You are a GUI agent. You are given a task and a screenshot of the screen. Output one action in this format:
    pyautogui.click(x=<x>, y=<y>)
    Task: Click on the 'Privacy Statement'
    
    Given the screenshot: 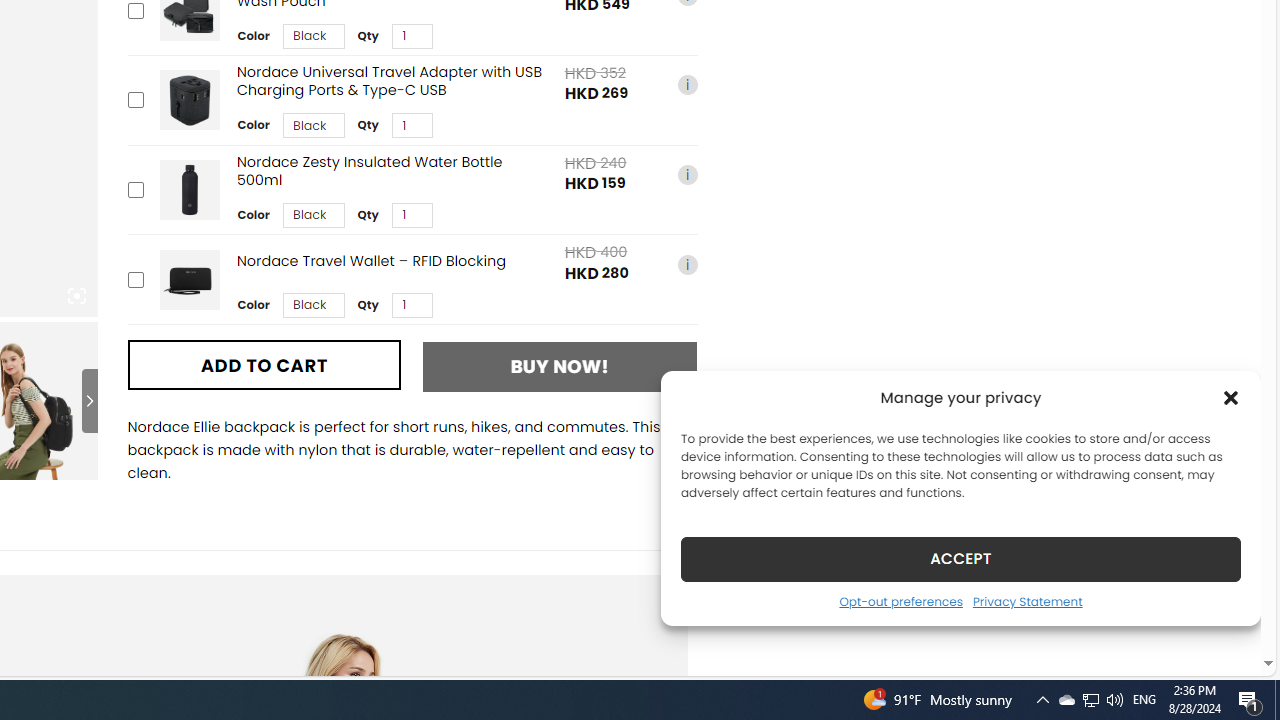 What is the action you would take?
    pyautogui.click(x=1027, y=600)
    